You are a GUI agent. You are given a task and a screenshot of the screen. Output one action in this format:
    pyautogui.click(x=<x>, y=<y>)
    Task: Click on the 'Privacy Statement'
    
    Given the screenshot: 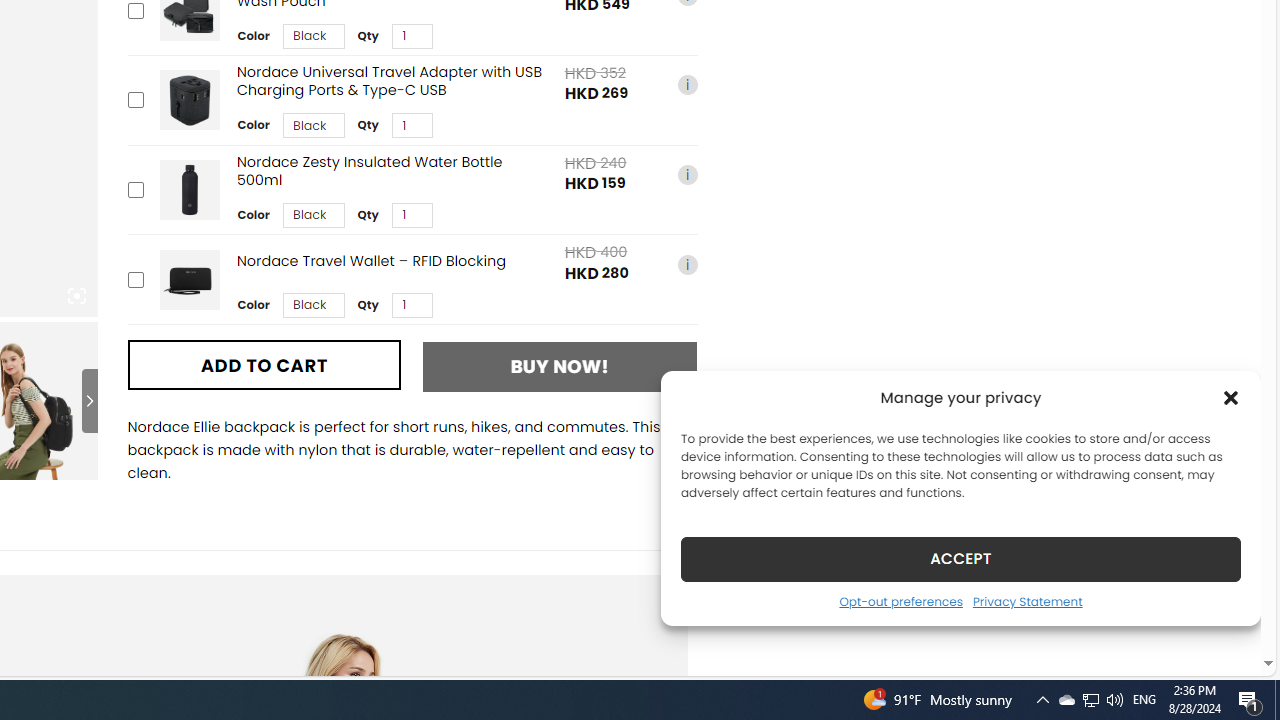 What is the action you would take?
    pyautogui.click(x=1027, y=600)
    